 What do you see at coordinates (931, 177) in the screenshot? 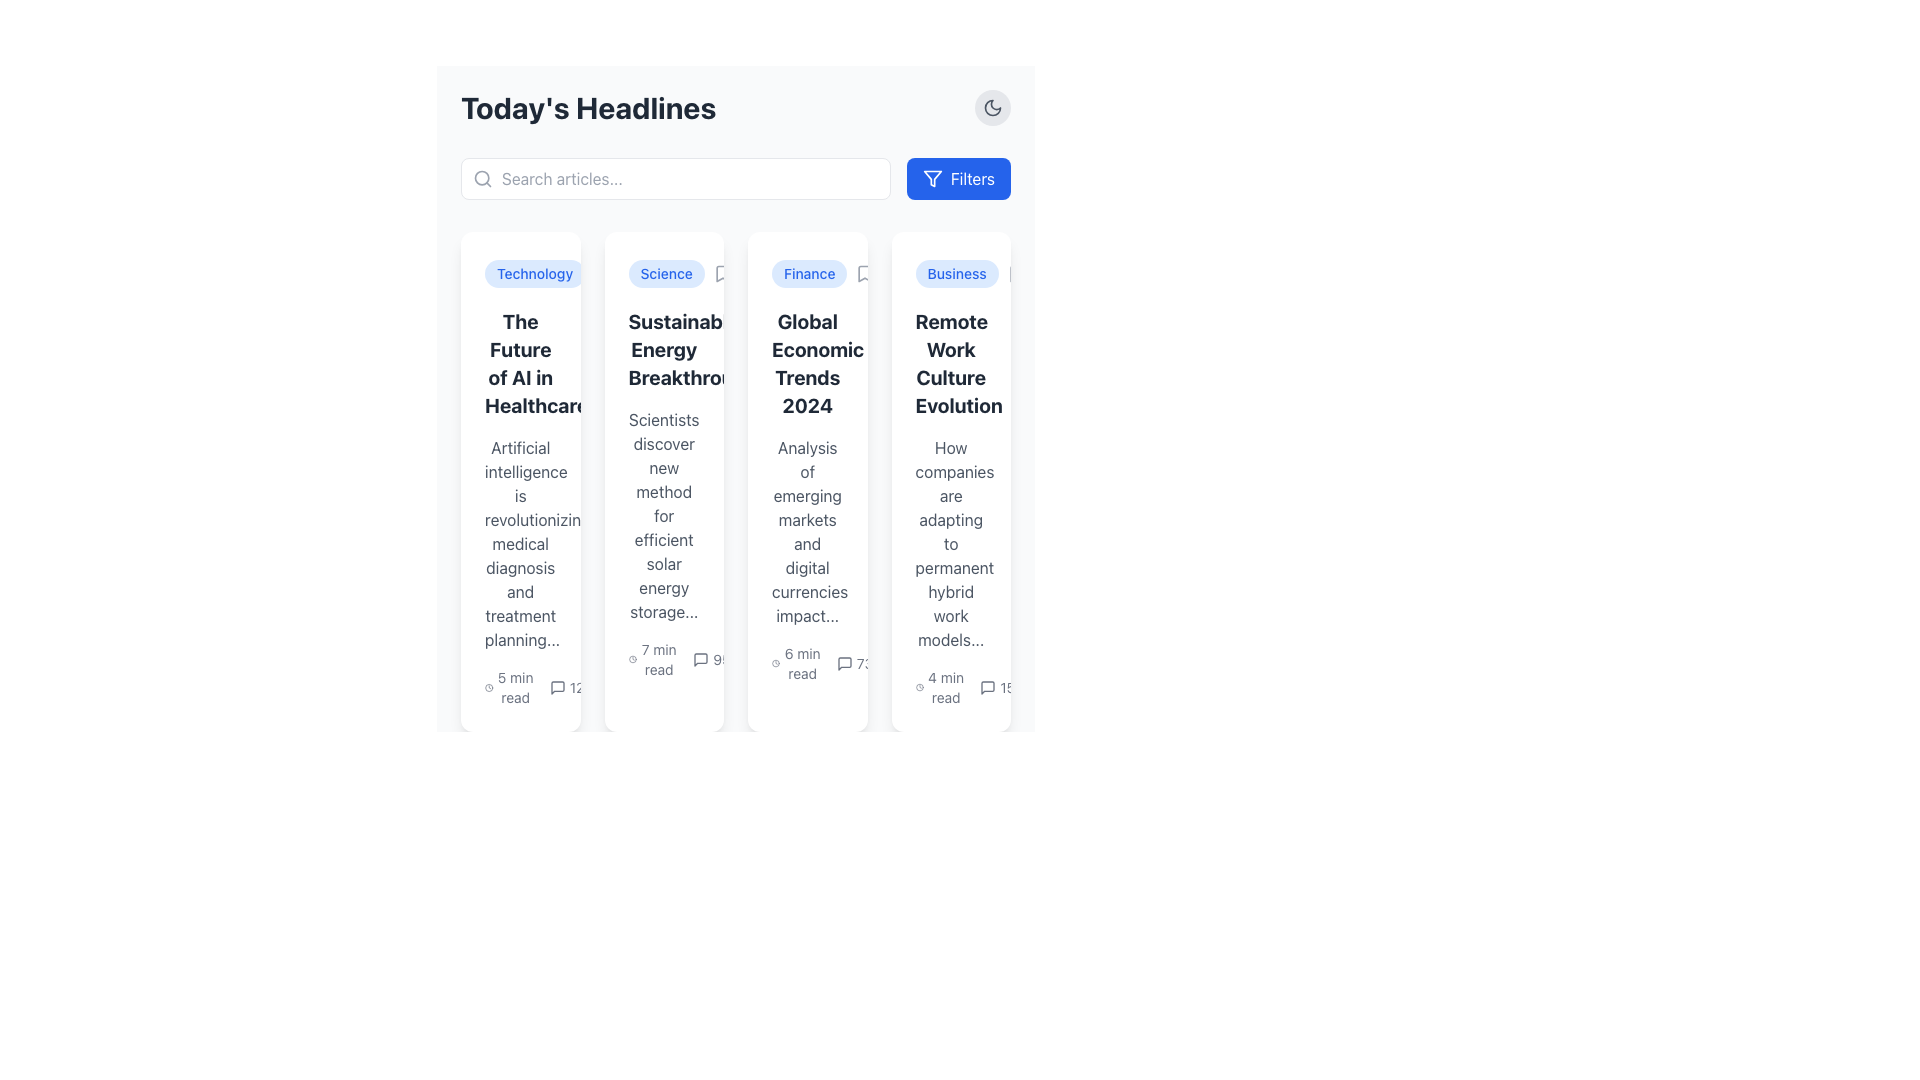
I see `the funnel SVG icon within the blue 'Filters' button located in the top-right section of the interface` at bounding box center [931, 177].